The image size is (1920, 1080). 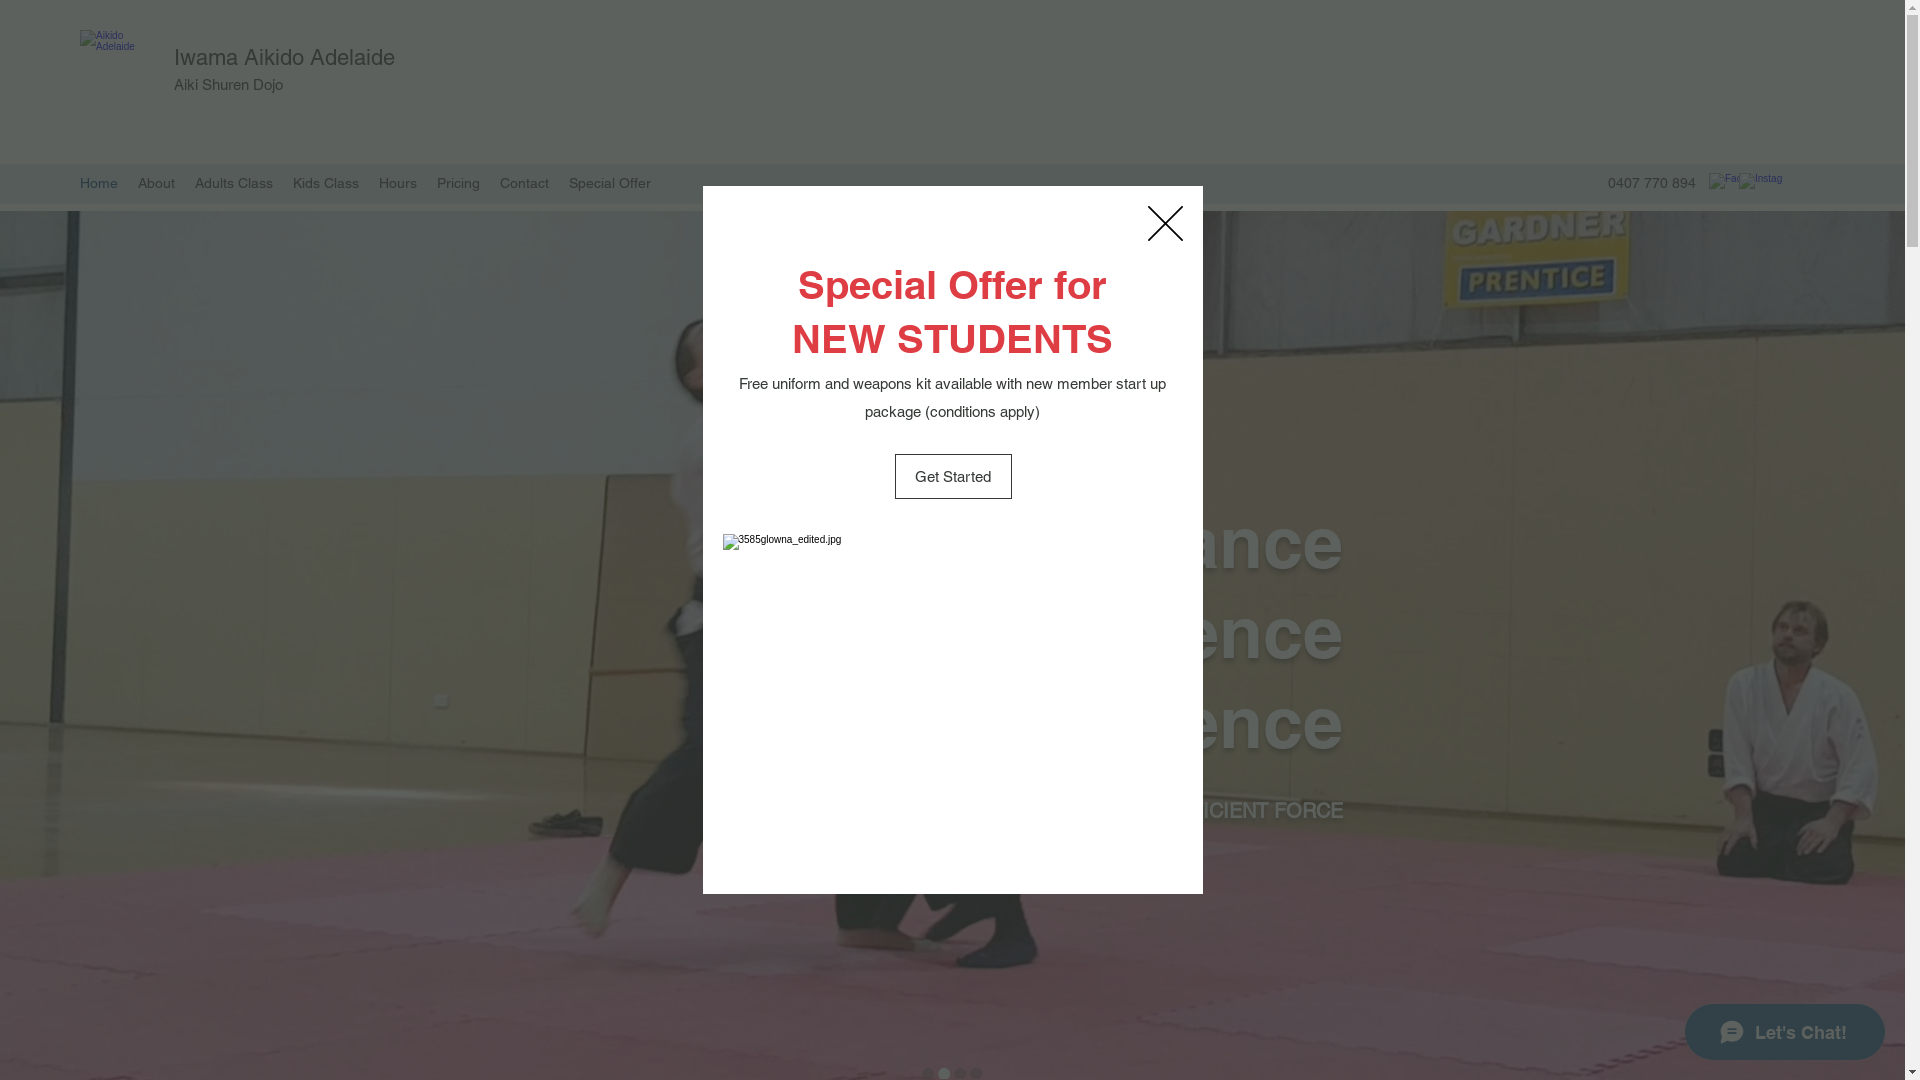 I want to click on 'Pricing', so click(x=457, y=182).